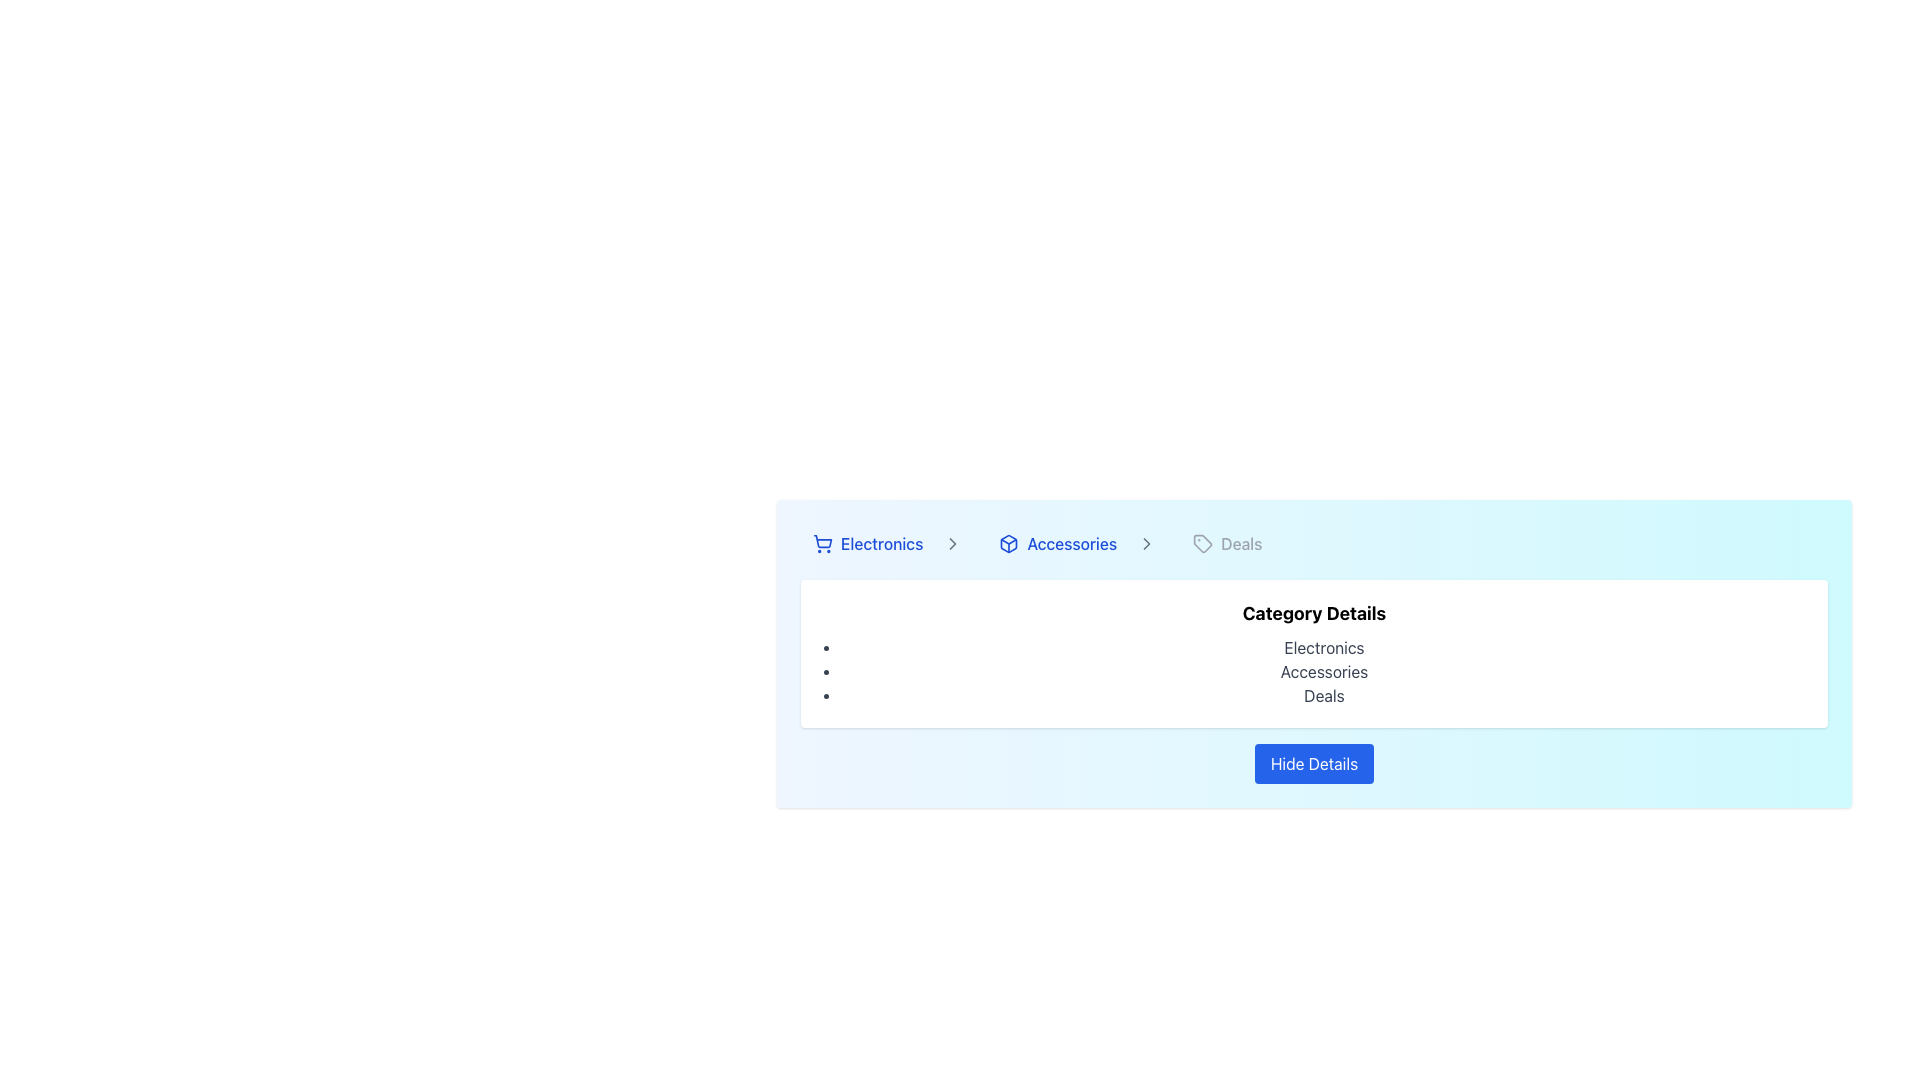 The image size is (1920, 1080). What do you see at coordinates (1056, 543) in the screenshot?
I see `the interactive hyperlink label displaying 'Accessories'` at bounding box center [1056, 543].